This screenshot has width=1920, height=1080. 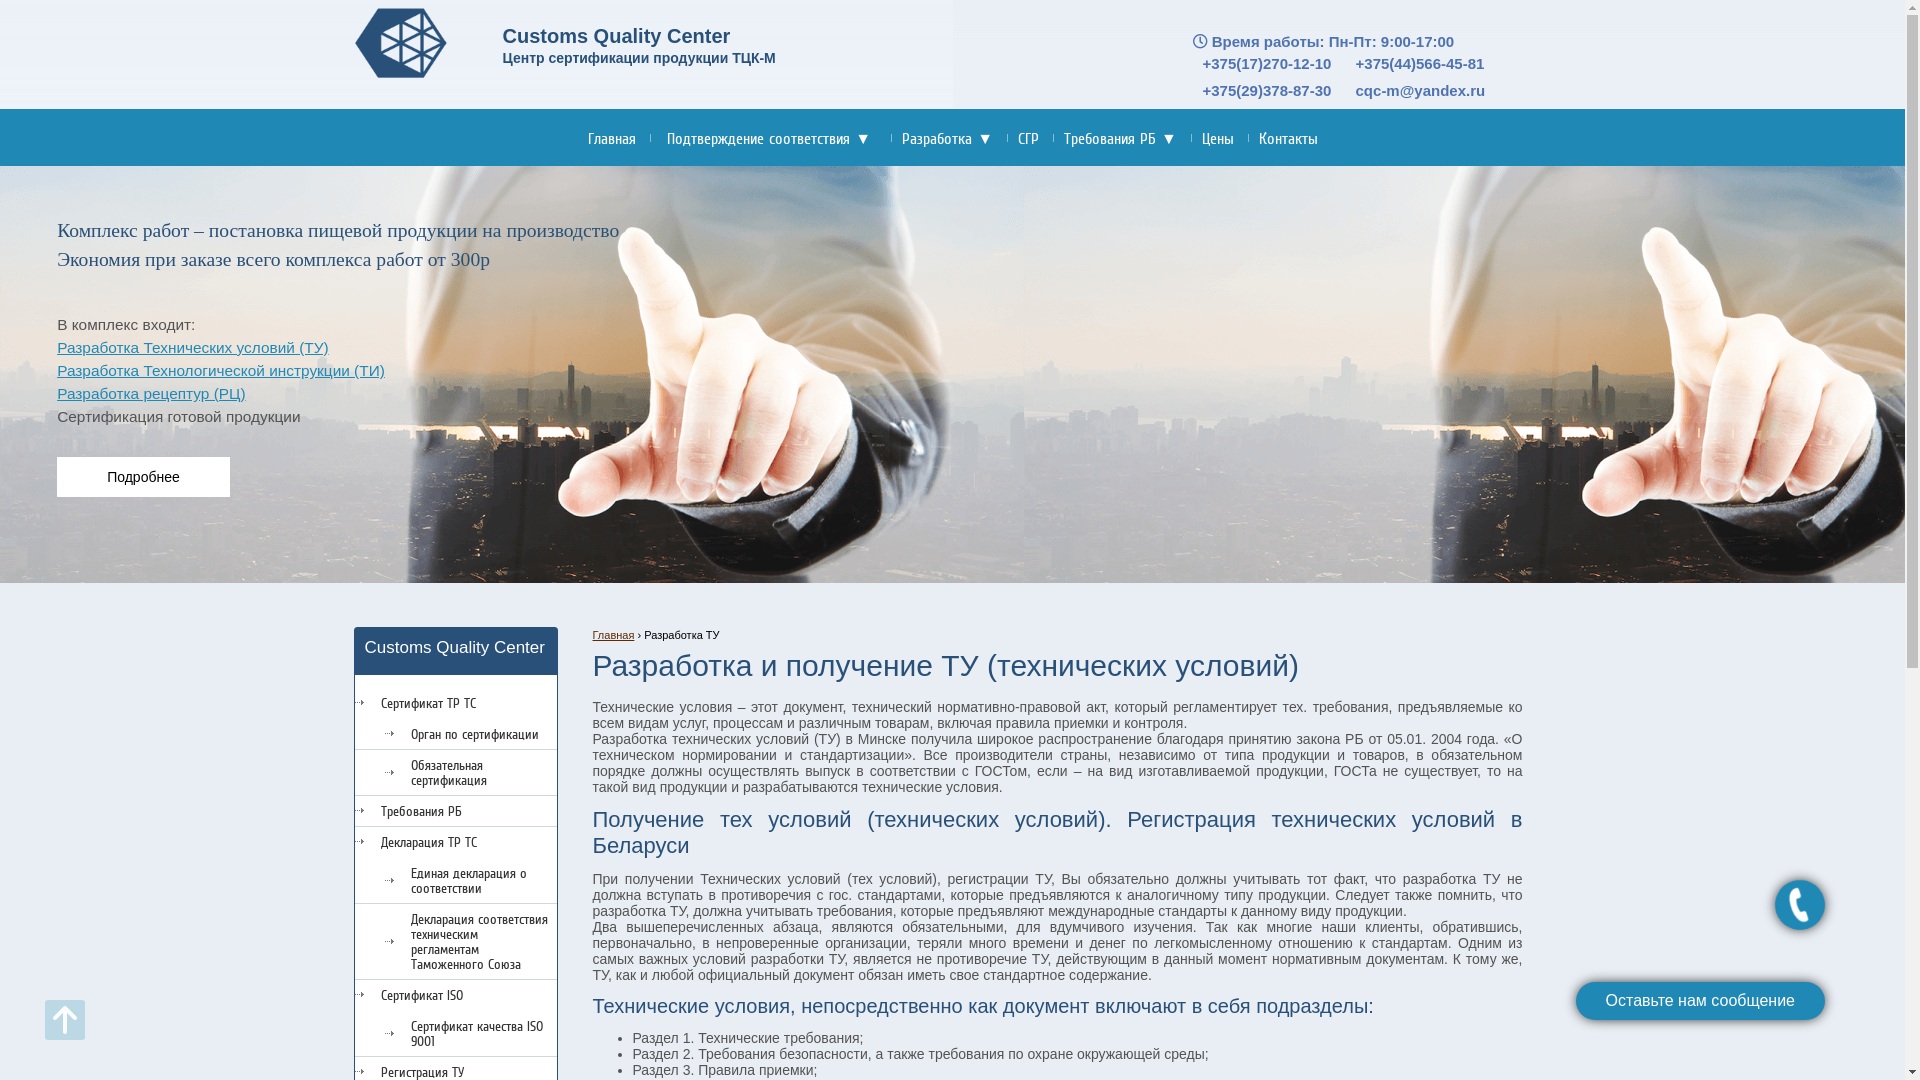 I want to click on '+375(17)270-12-10', so click(x=1265, y=62).